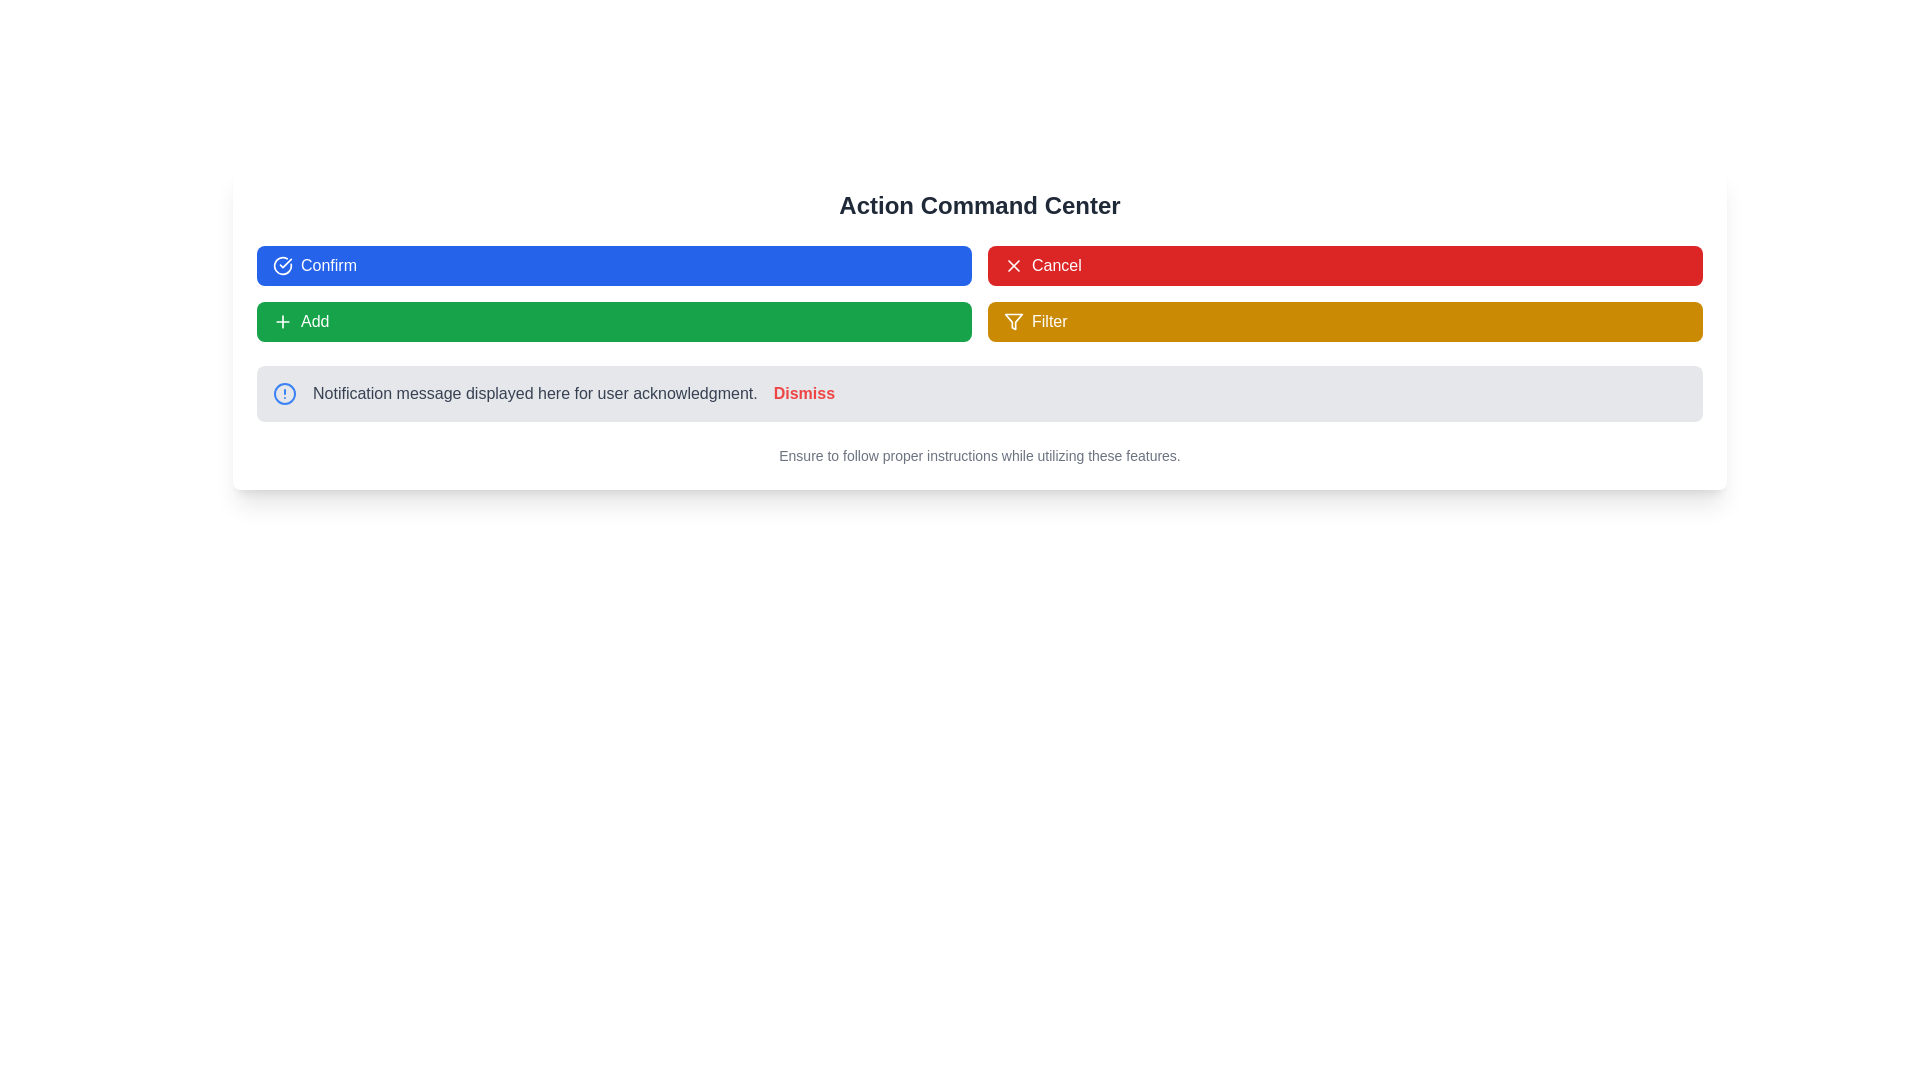  What do you see at coordinates (1013, 320) in the screenshot?
I see `the filtering icon within the 'Filter' button located in the top-right section of the interface, which is the fourth button in the action button group` at bounding box center [1013, 320].